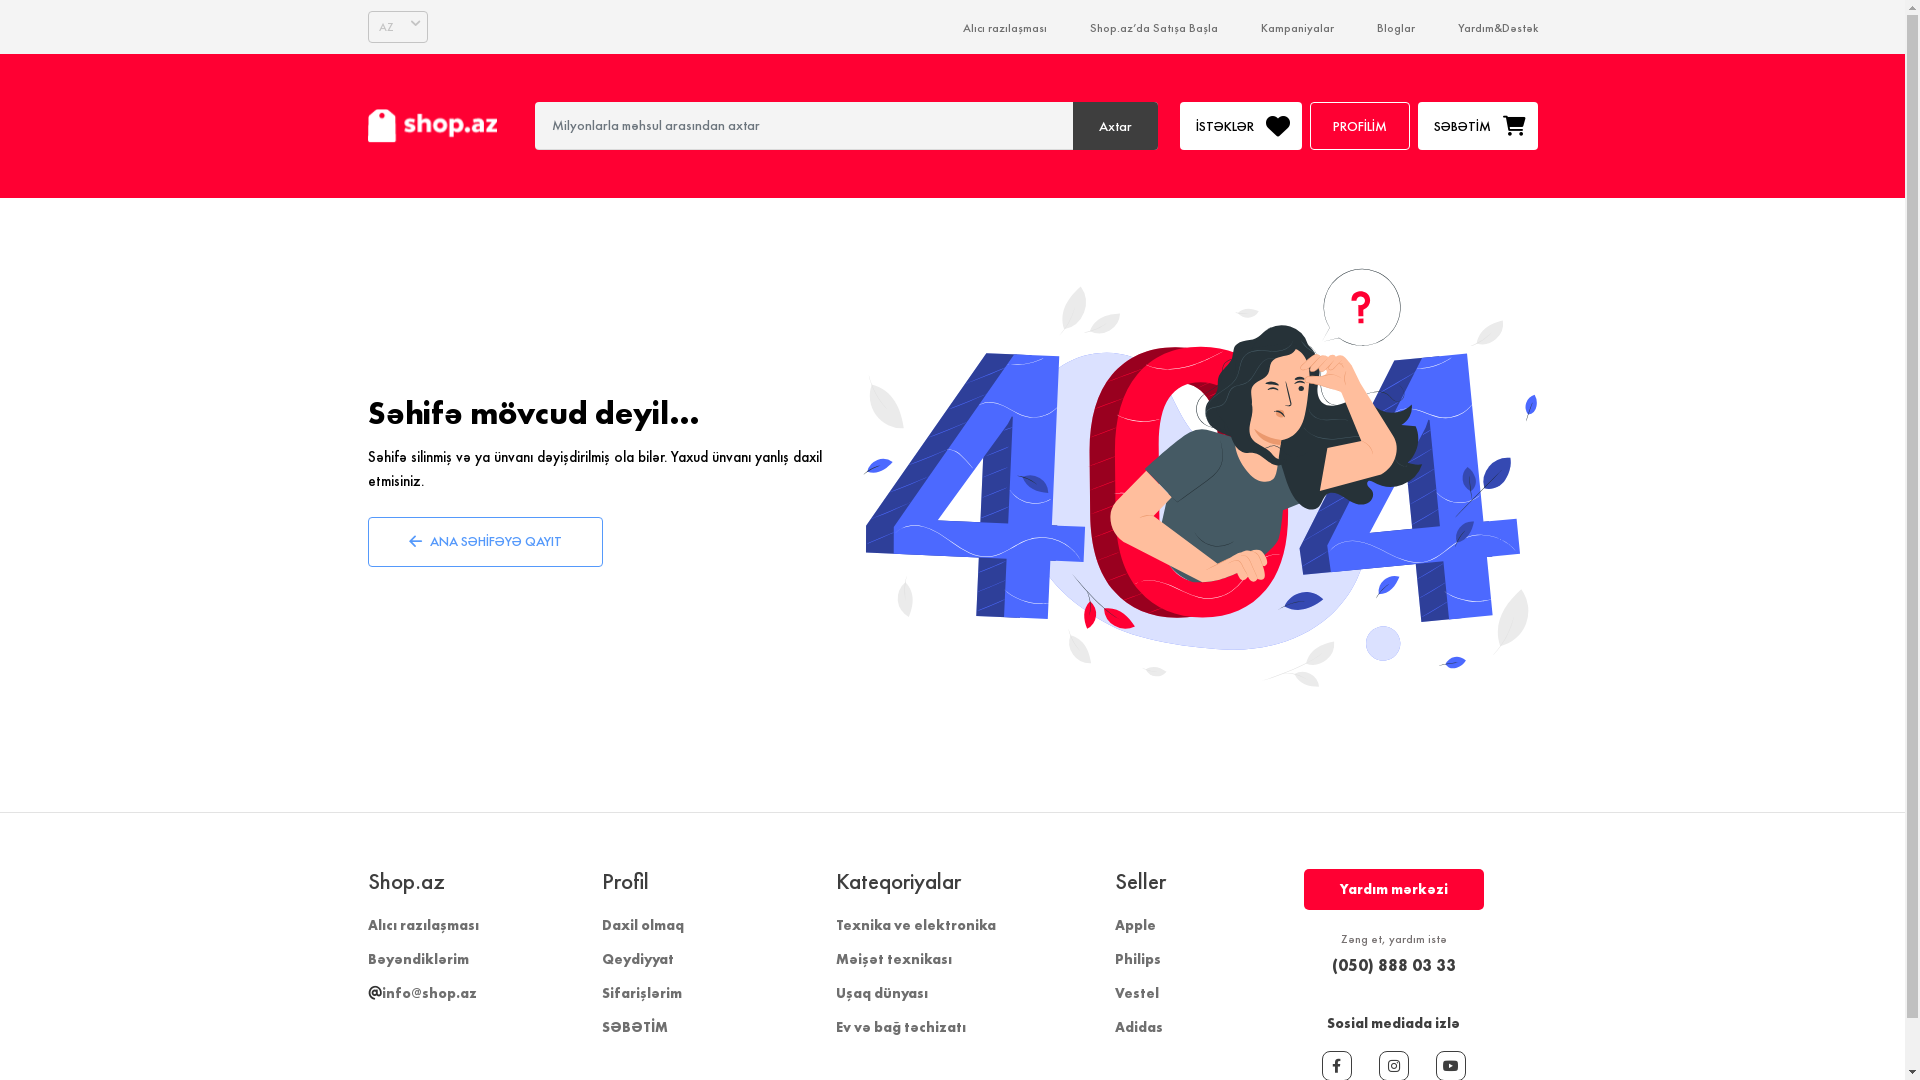 The image size is (1920, 1080). I want to click on 'Philips', so click(1137, 958).